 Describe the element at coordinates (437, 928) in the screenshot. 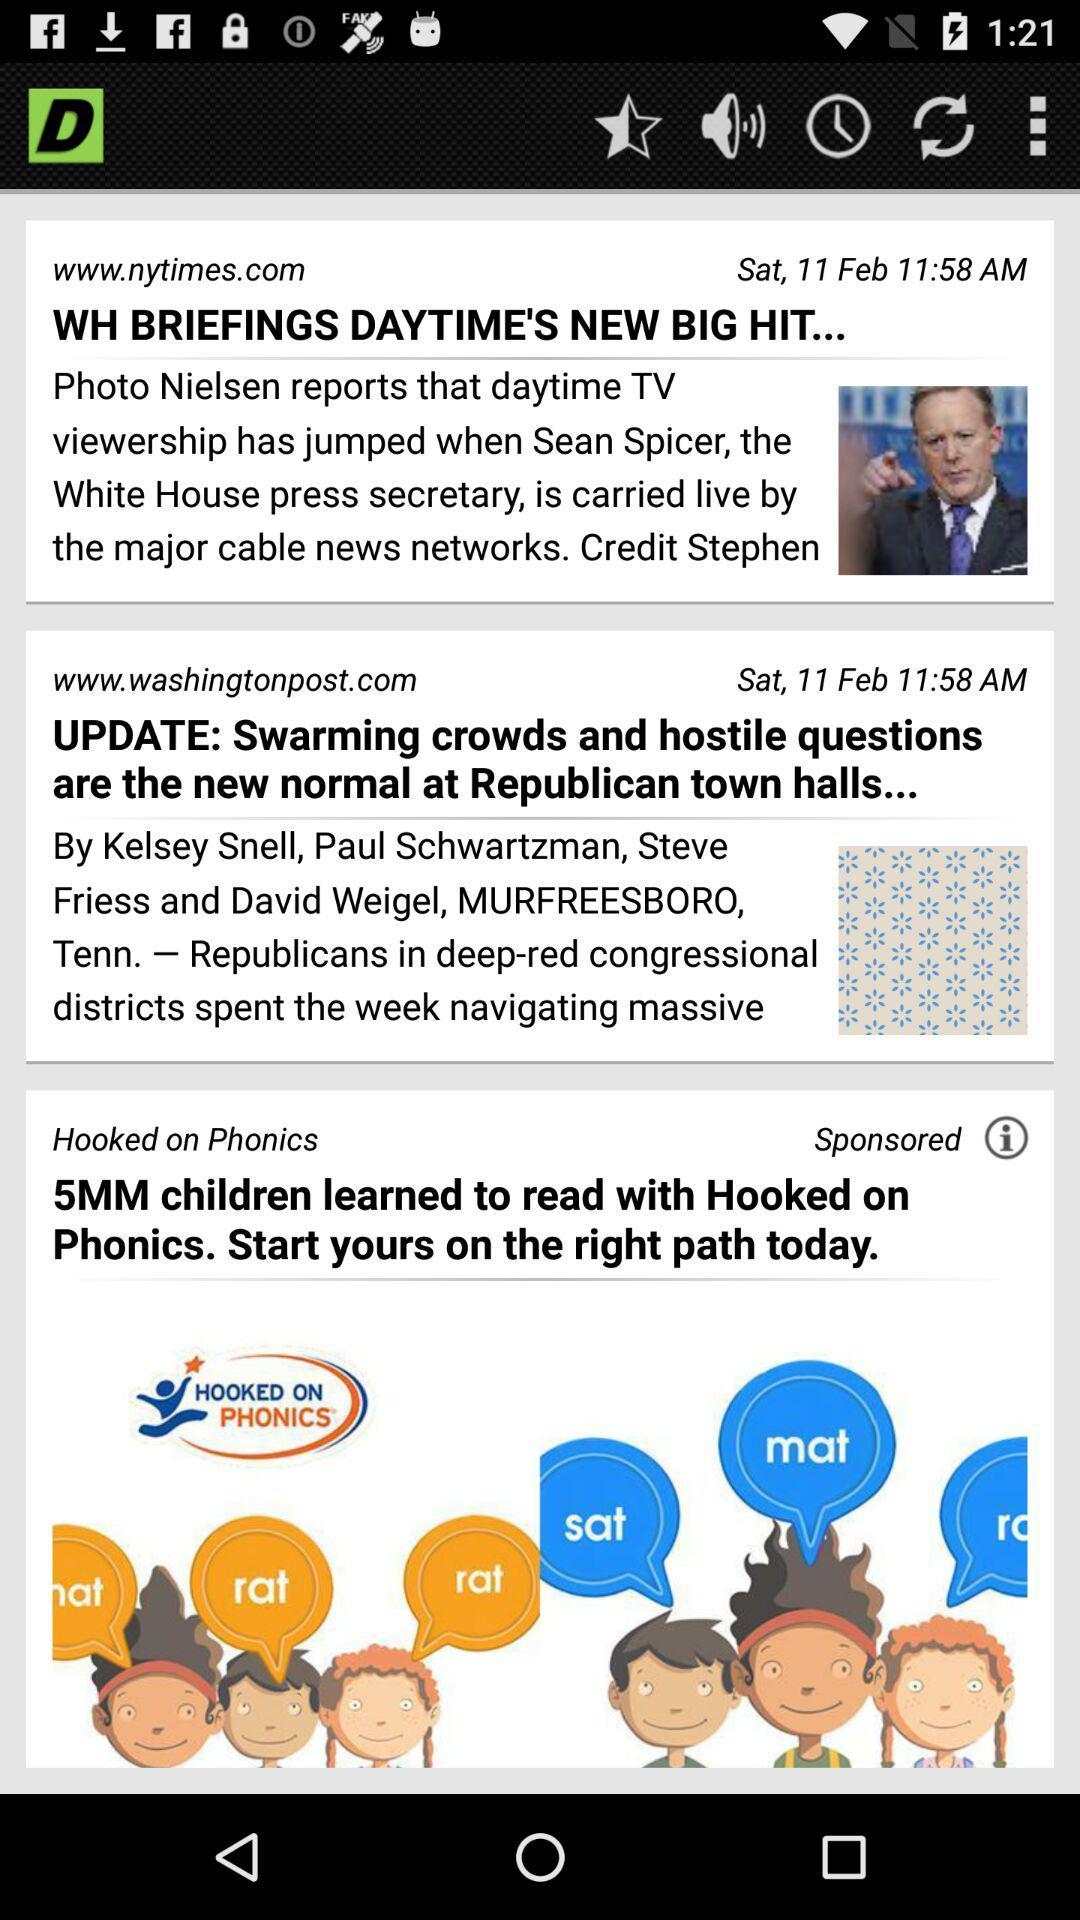

I see `the by kelsey snell icon` at that location.